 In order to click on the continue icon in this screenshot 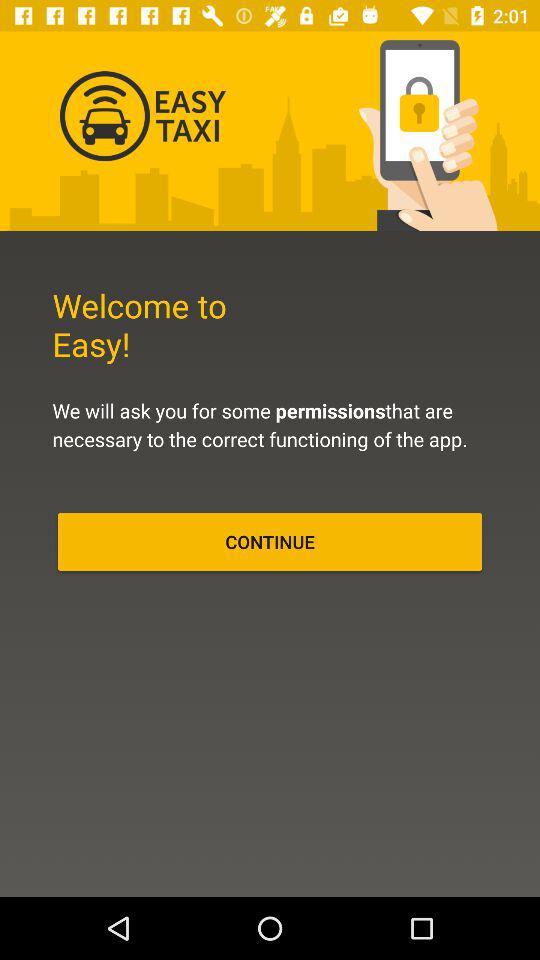, I will do `click(270, 541)`.